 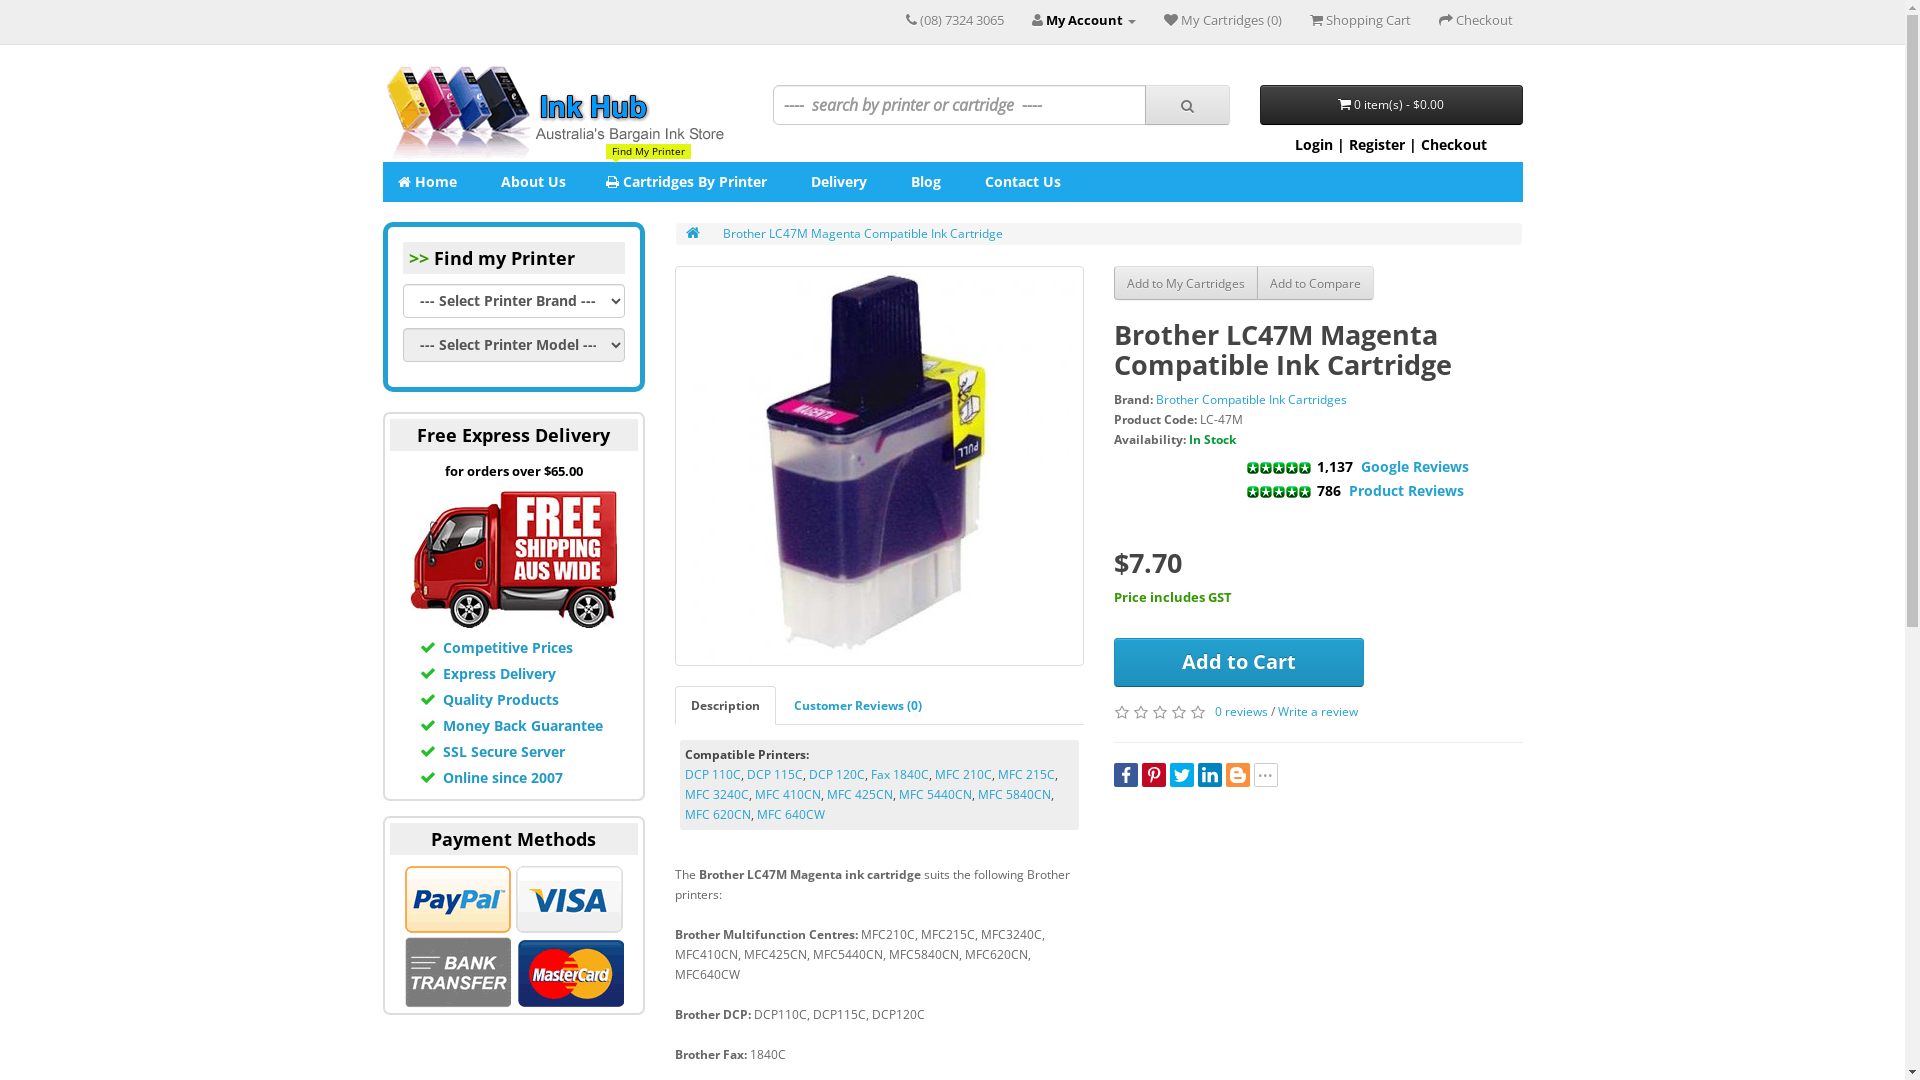 I want to click on 'My Cartridges (0)', so click(x=1222, y=19).